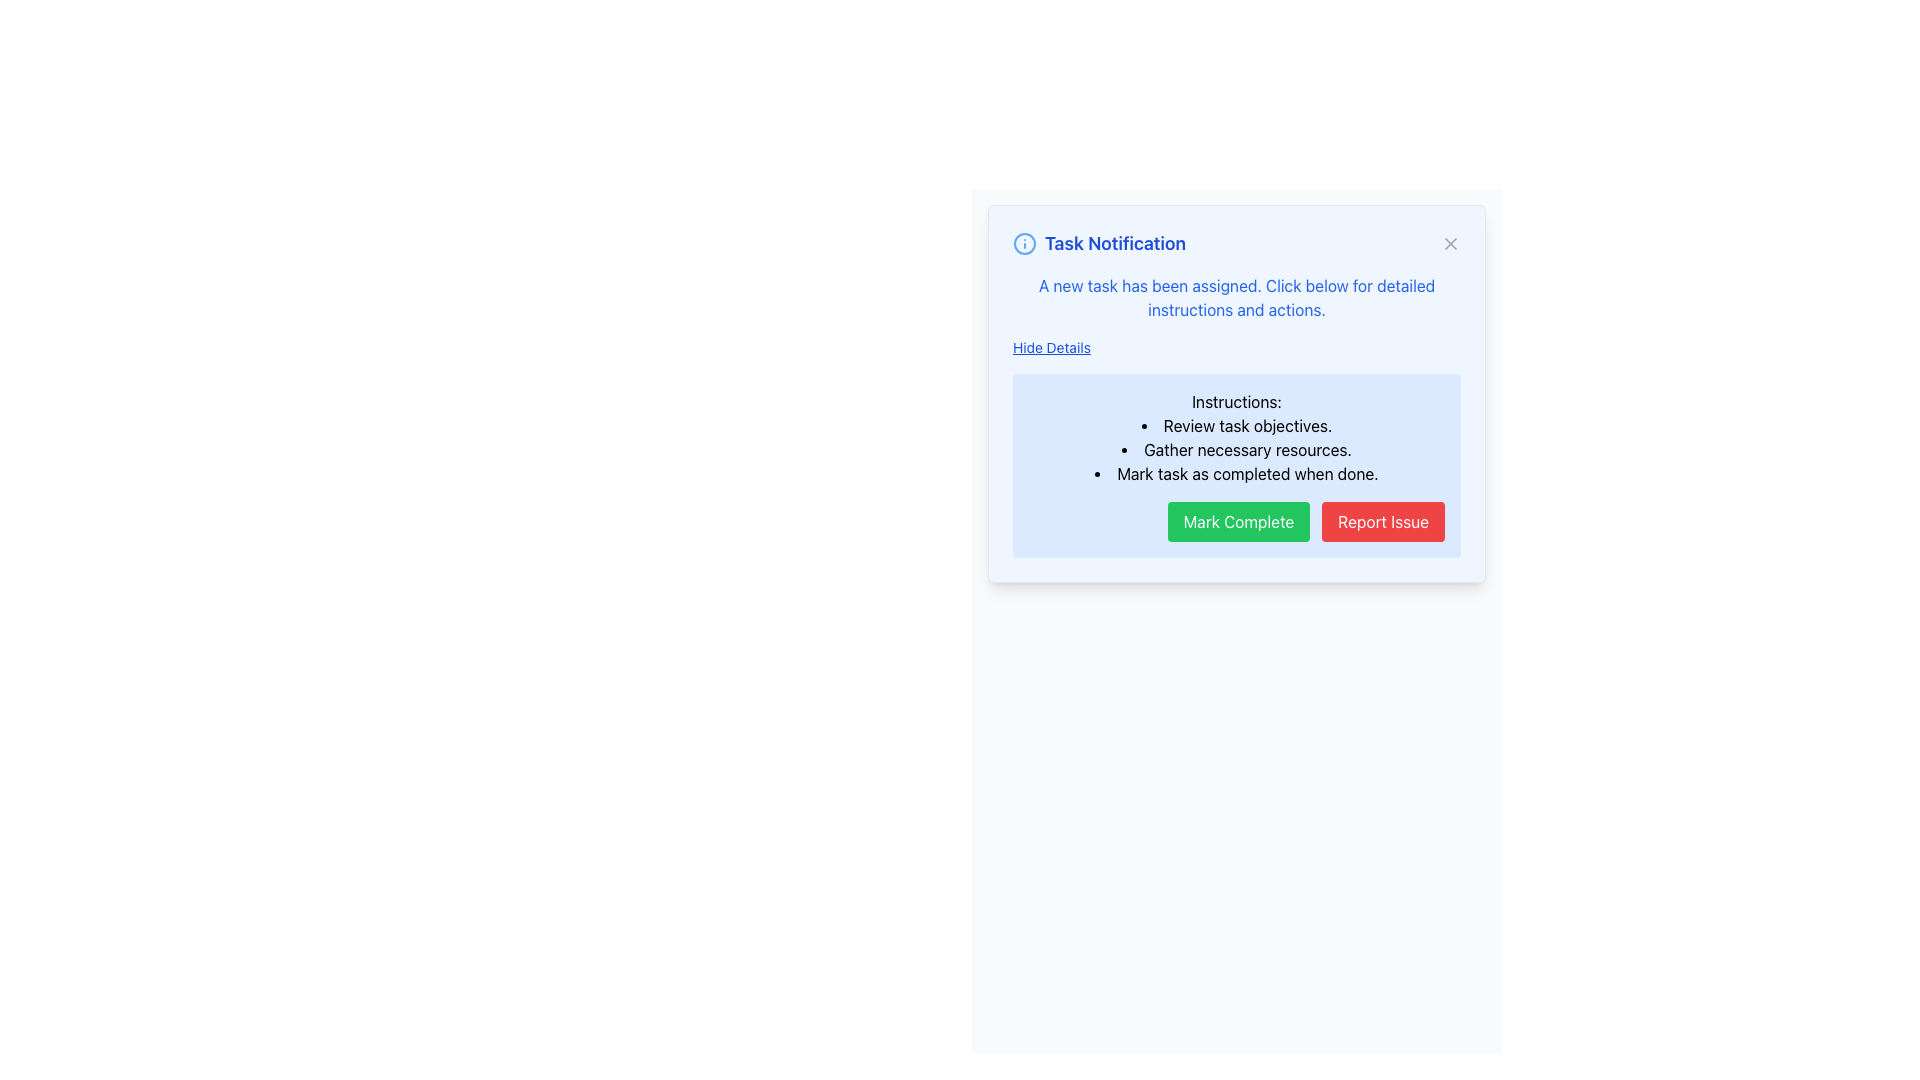 The width and height of the screenshot is (1920, 1080). What do you see at coordinates (1236, 474) in the screenshot?
I see `the third item in the centrally aligned bullet list within the notification card, which instructs the user to mark the task as completed` at bounding box center [1236, 474].